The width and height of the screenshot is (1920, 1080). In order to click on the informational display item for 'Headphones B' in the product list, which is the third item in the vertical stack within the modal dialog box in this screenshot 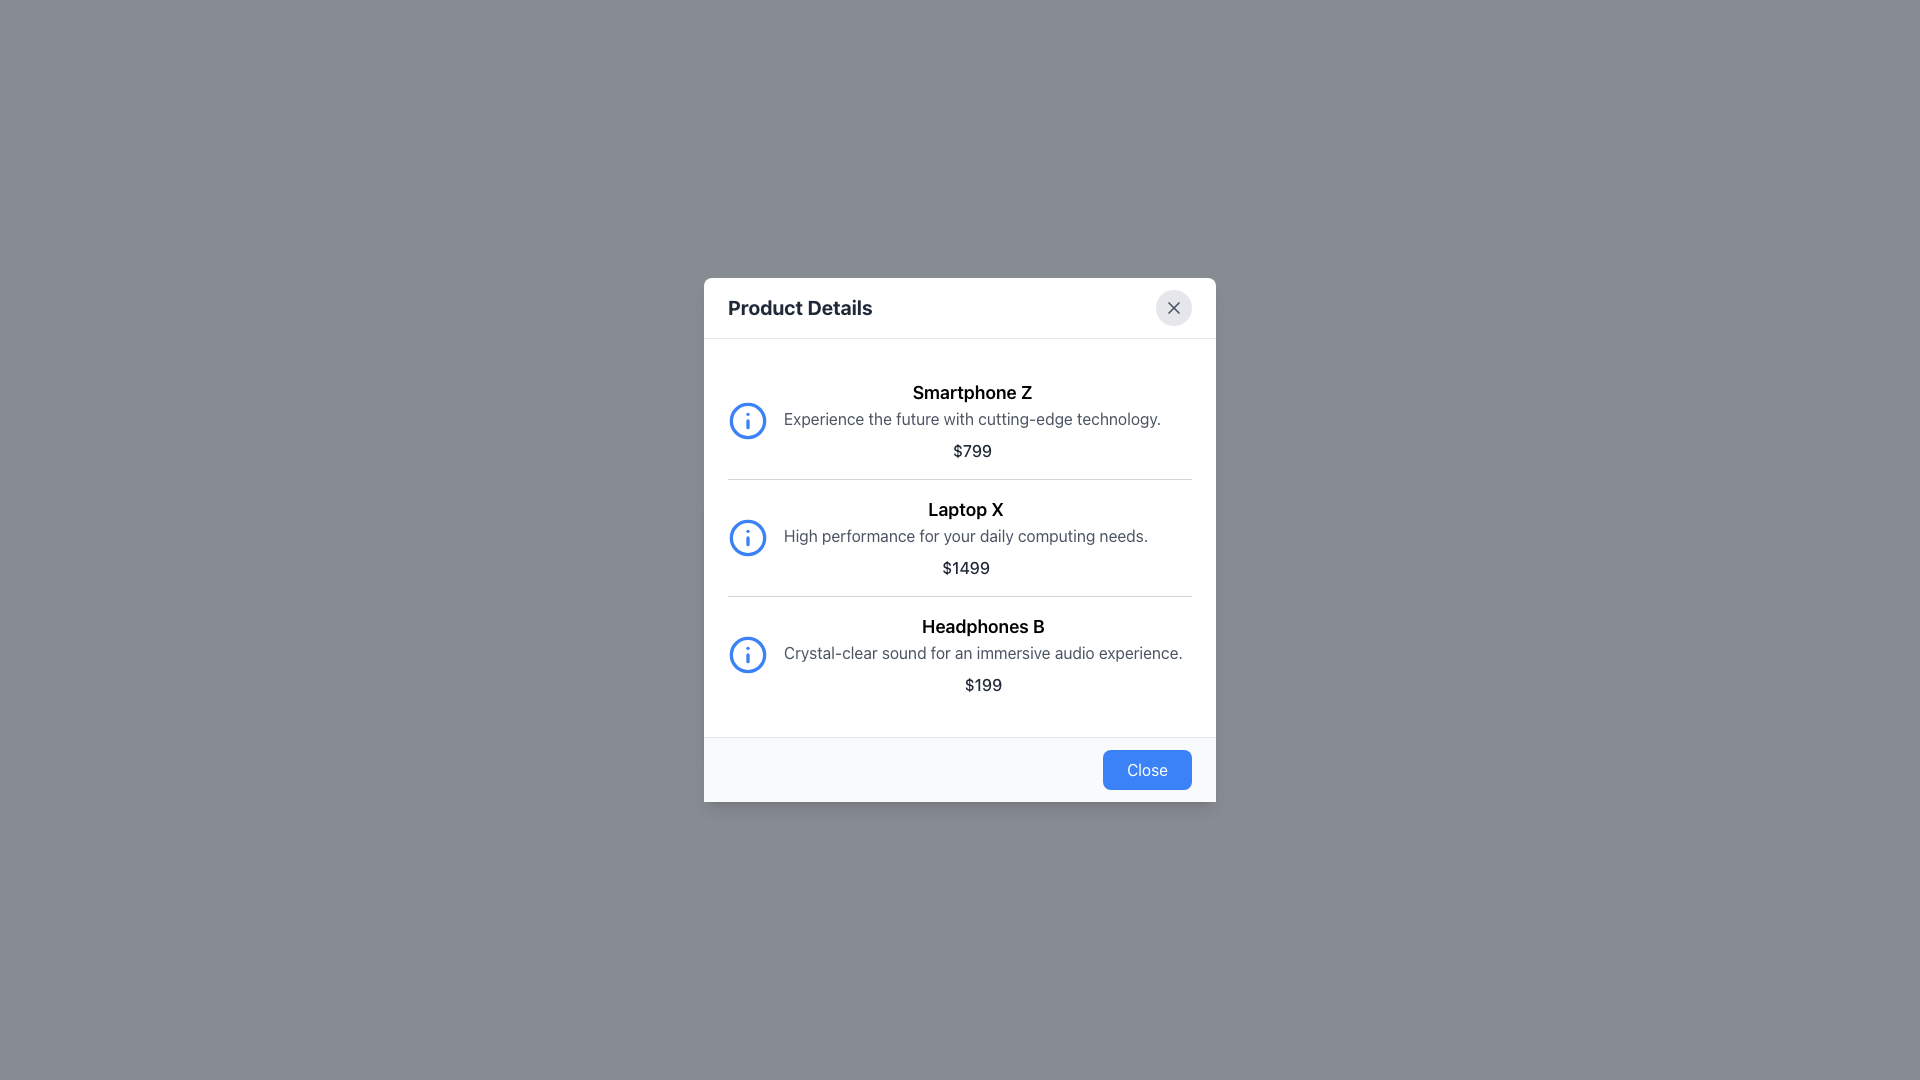, I will do `click(983, 655)`.